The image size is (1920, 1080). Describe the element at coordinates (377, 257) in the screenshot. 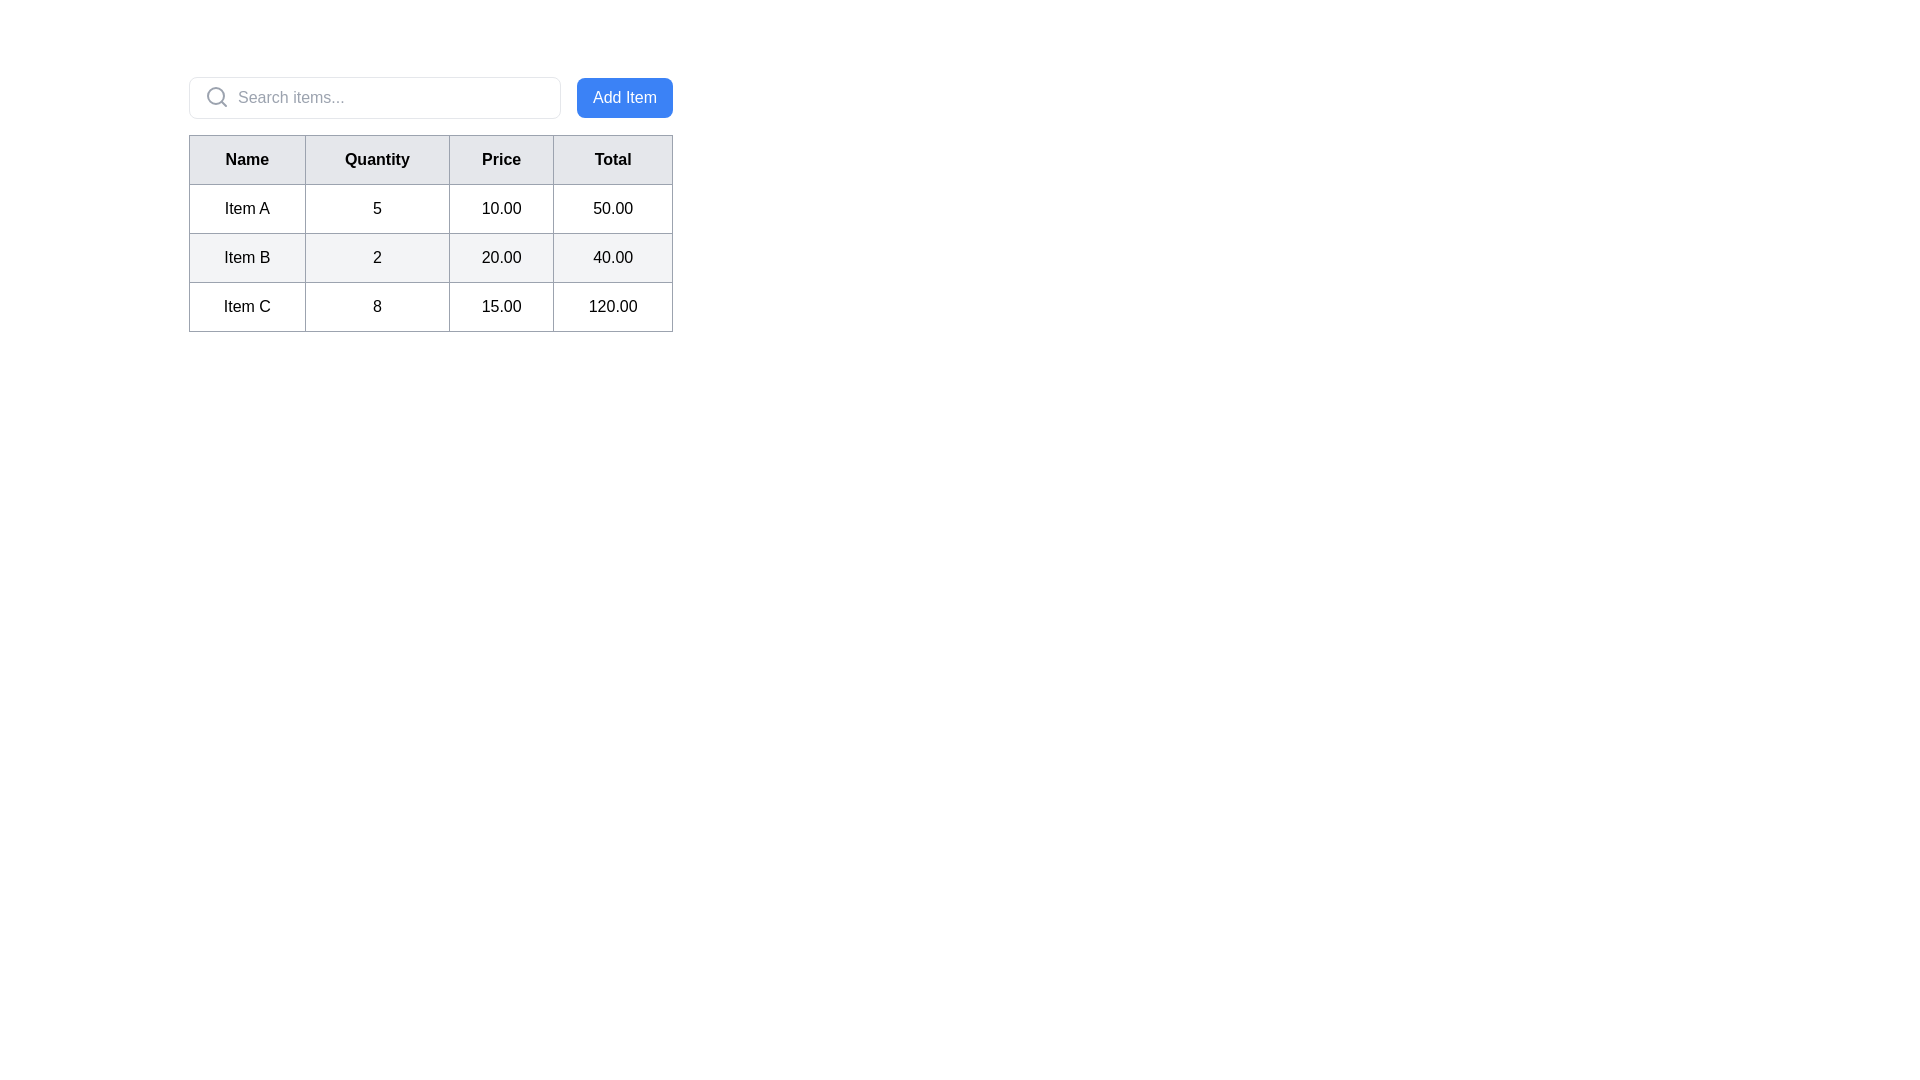

I see `displayed content in the table cell that represents the quantity of 'Item B', located in the second column of the row labeled 'Item B'` at that location.